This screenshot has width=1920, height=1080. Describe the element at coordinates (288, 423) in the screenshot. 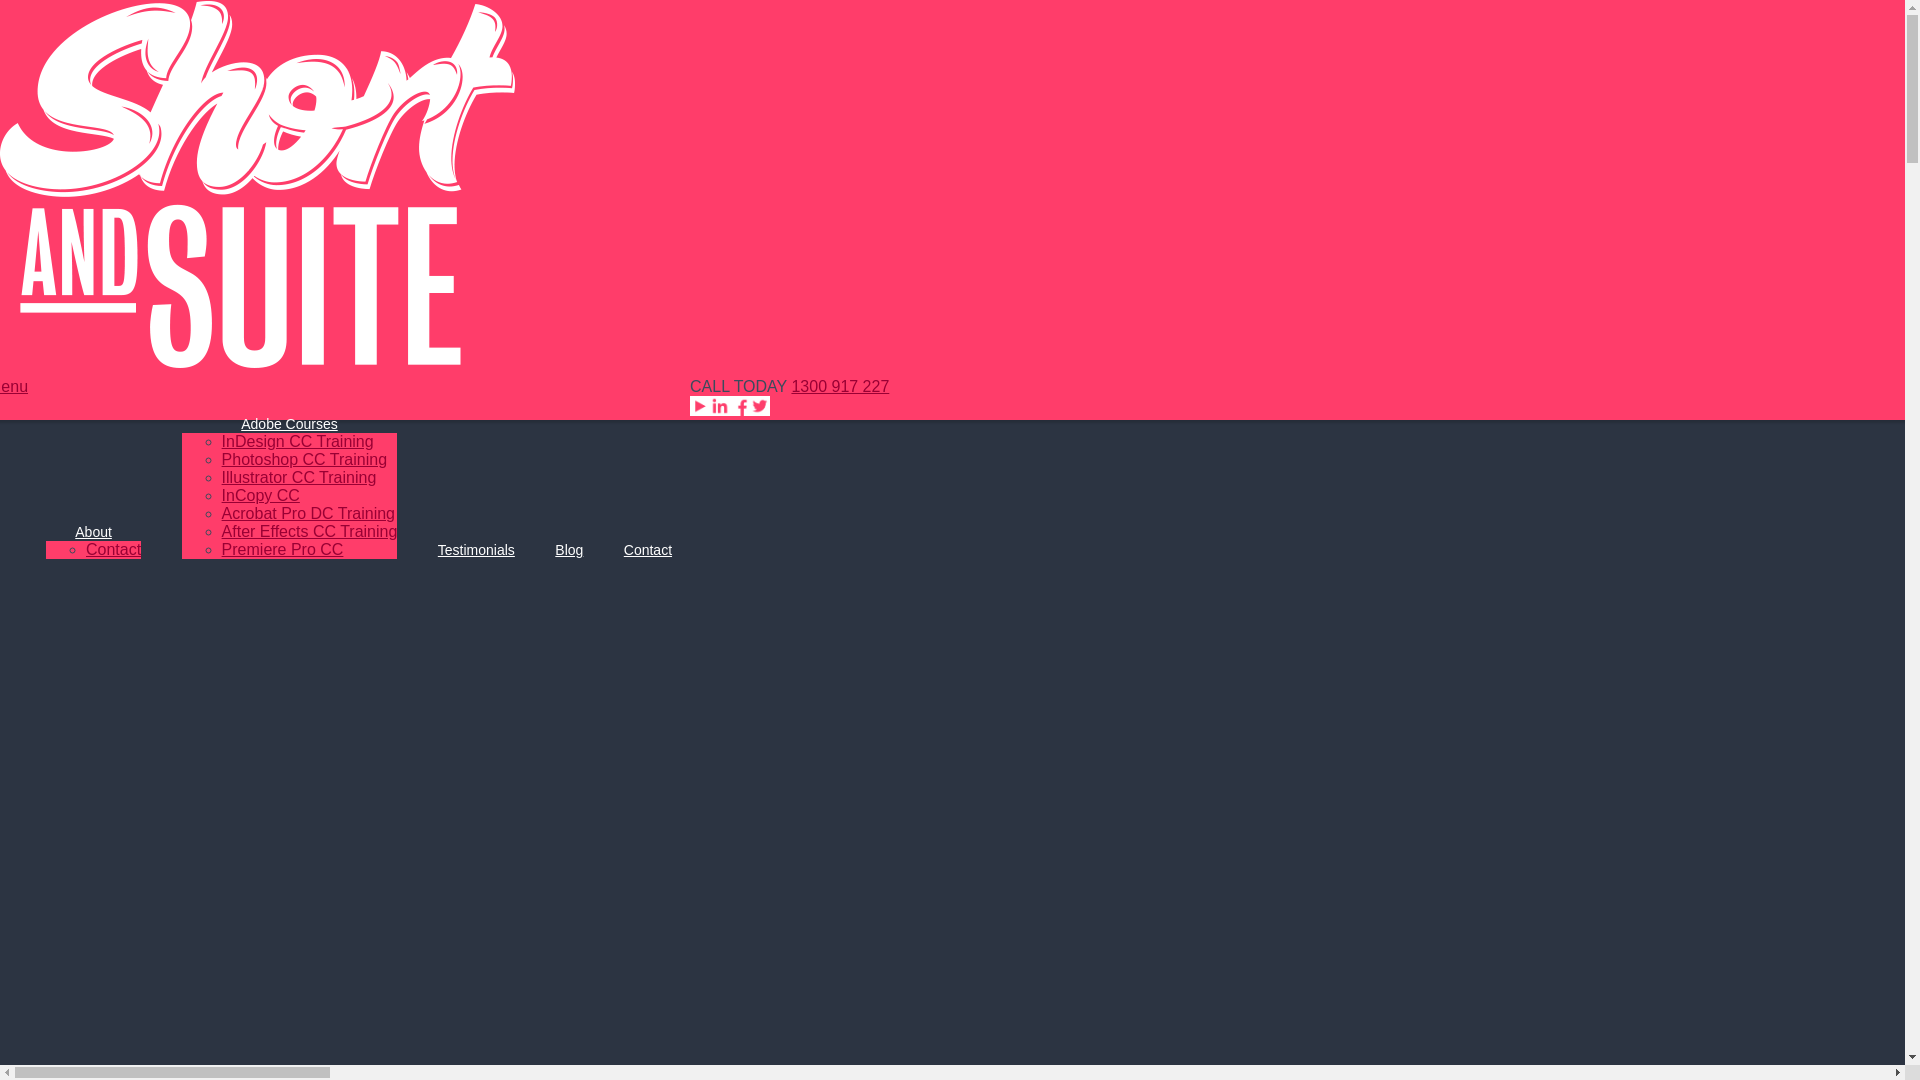

I see `'Adobe Courses'` at that location.